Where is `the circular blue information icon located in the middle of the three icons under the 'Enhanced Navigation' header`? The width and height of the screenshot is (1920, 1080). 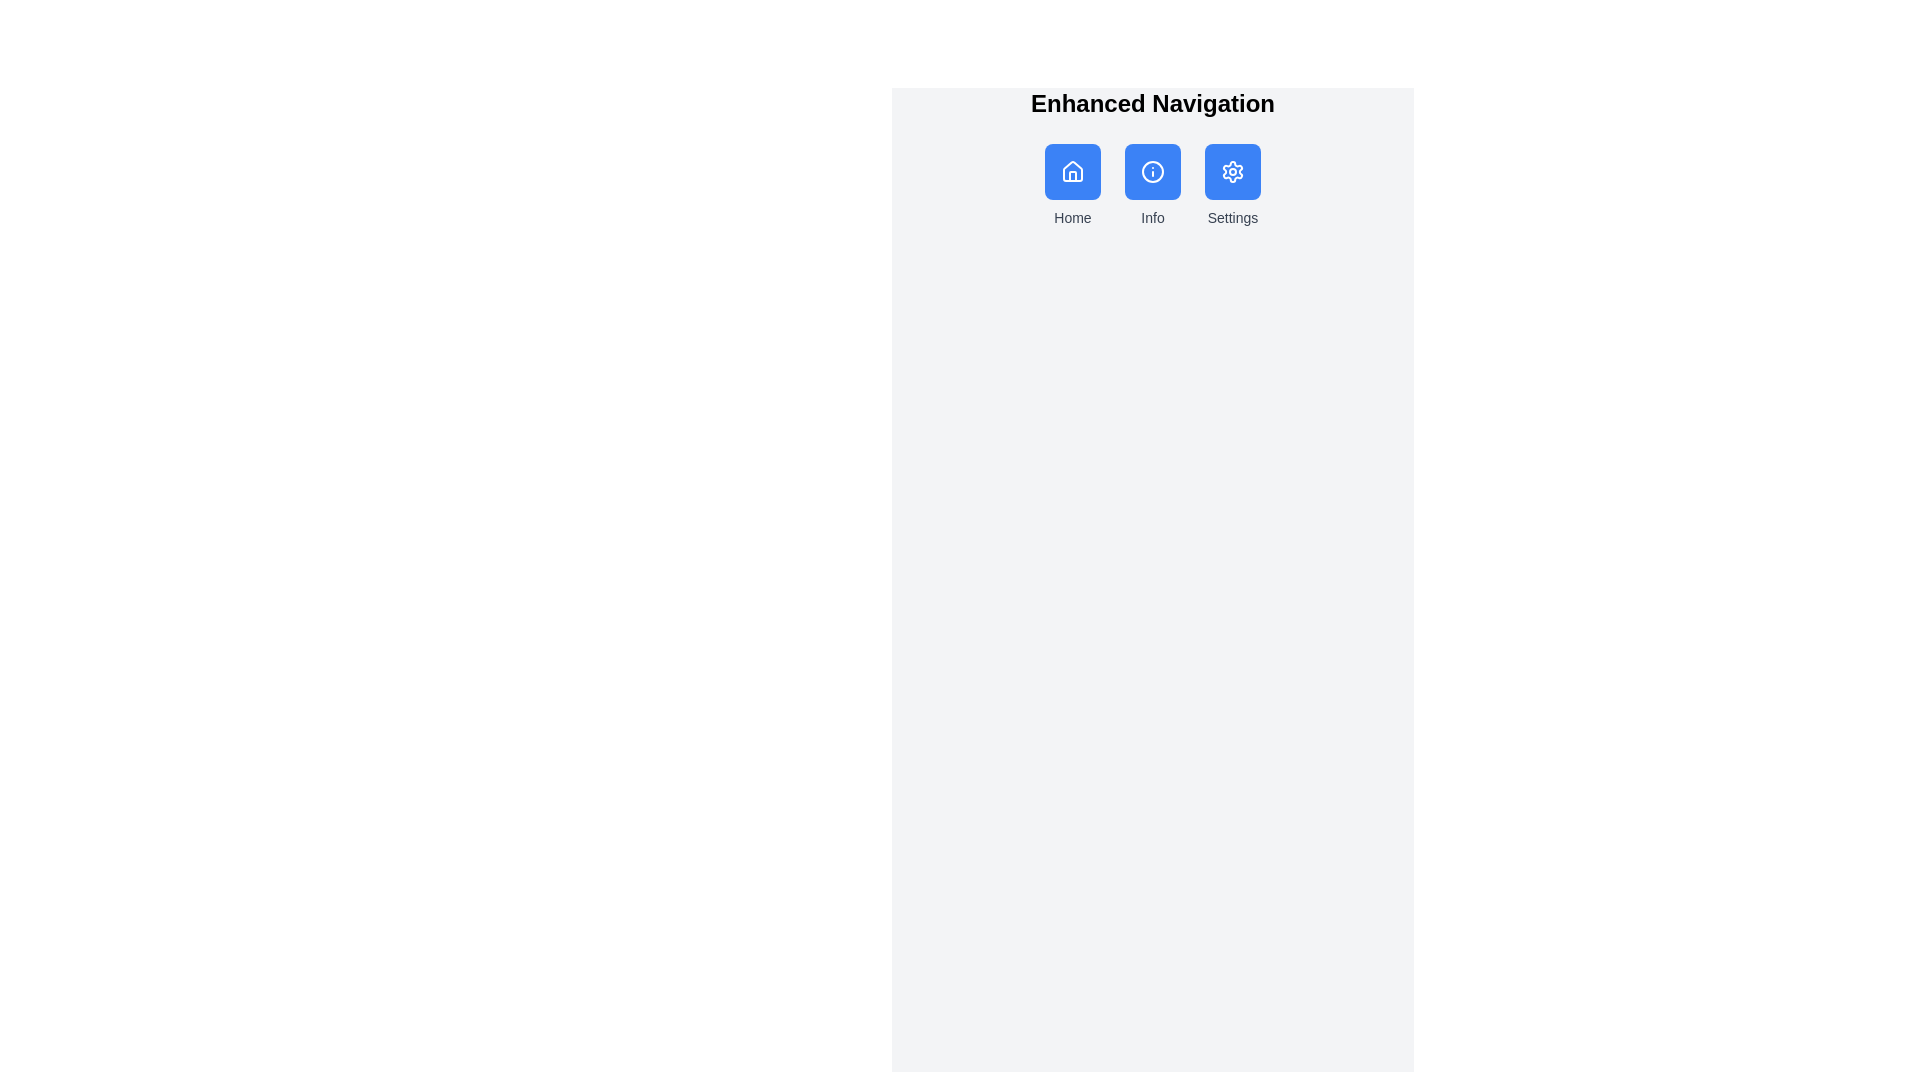
the circular blue information icon located in the middle of the three icons under the 'Enhanced Navigation' header is located at coordinates (1152, 171).